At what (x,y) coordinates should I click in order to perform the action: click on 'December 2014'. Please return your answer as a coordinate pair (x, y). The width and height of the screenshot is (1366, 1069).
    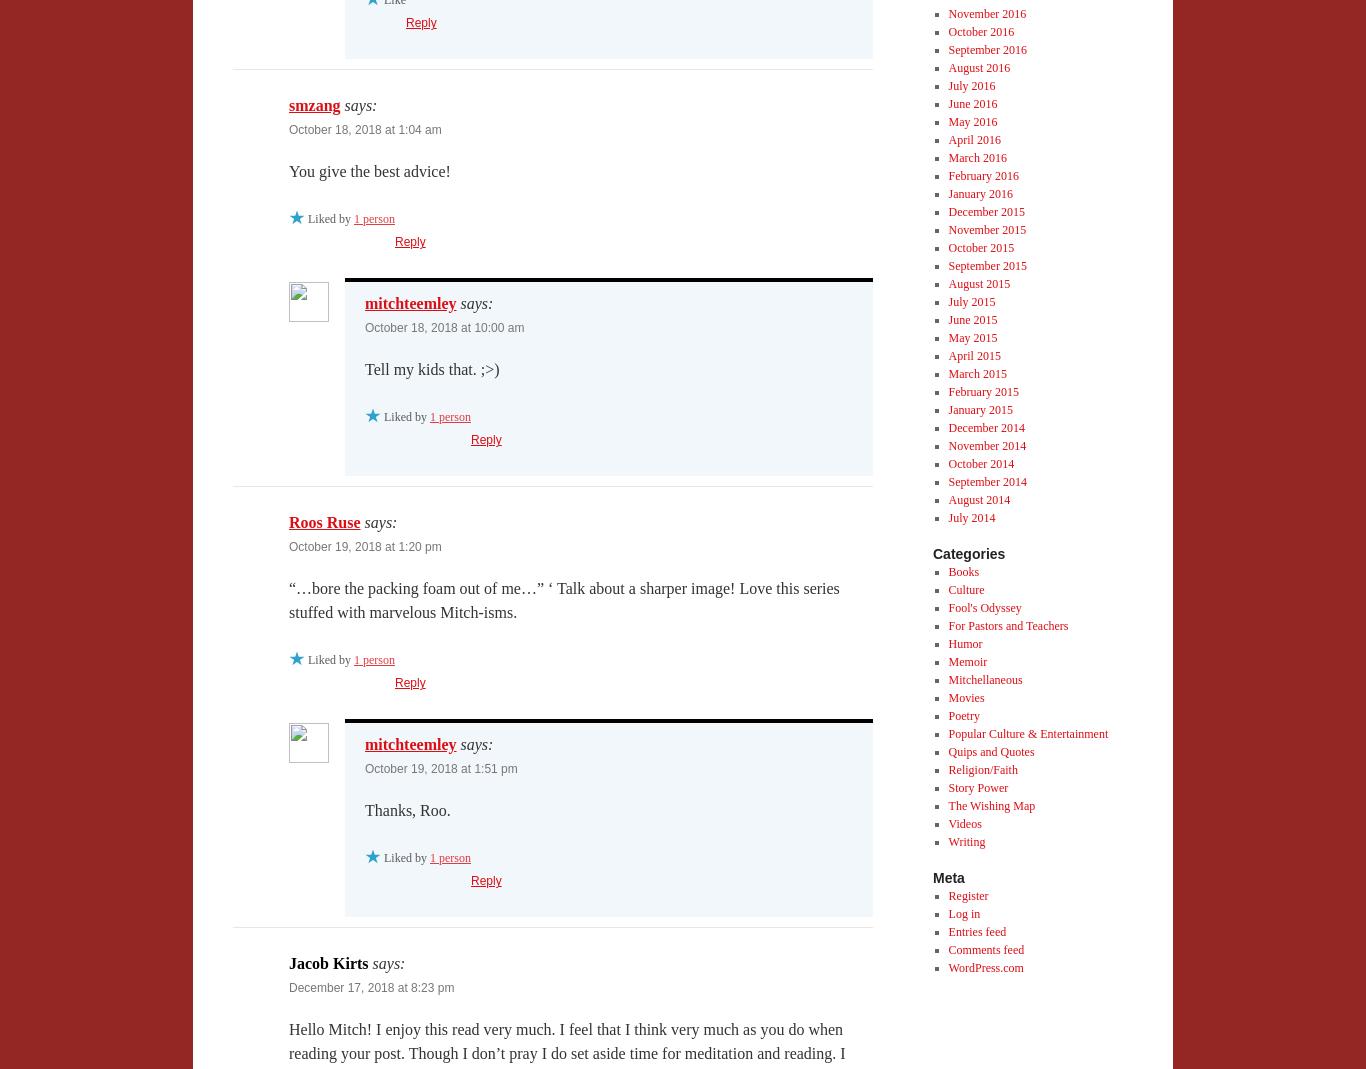
    Looking at the image, I should click on (985, 426).